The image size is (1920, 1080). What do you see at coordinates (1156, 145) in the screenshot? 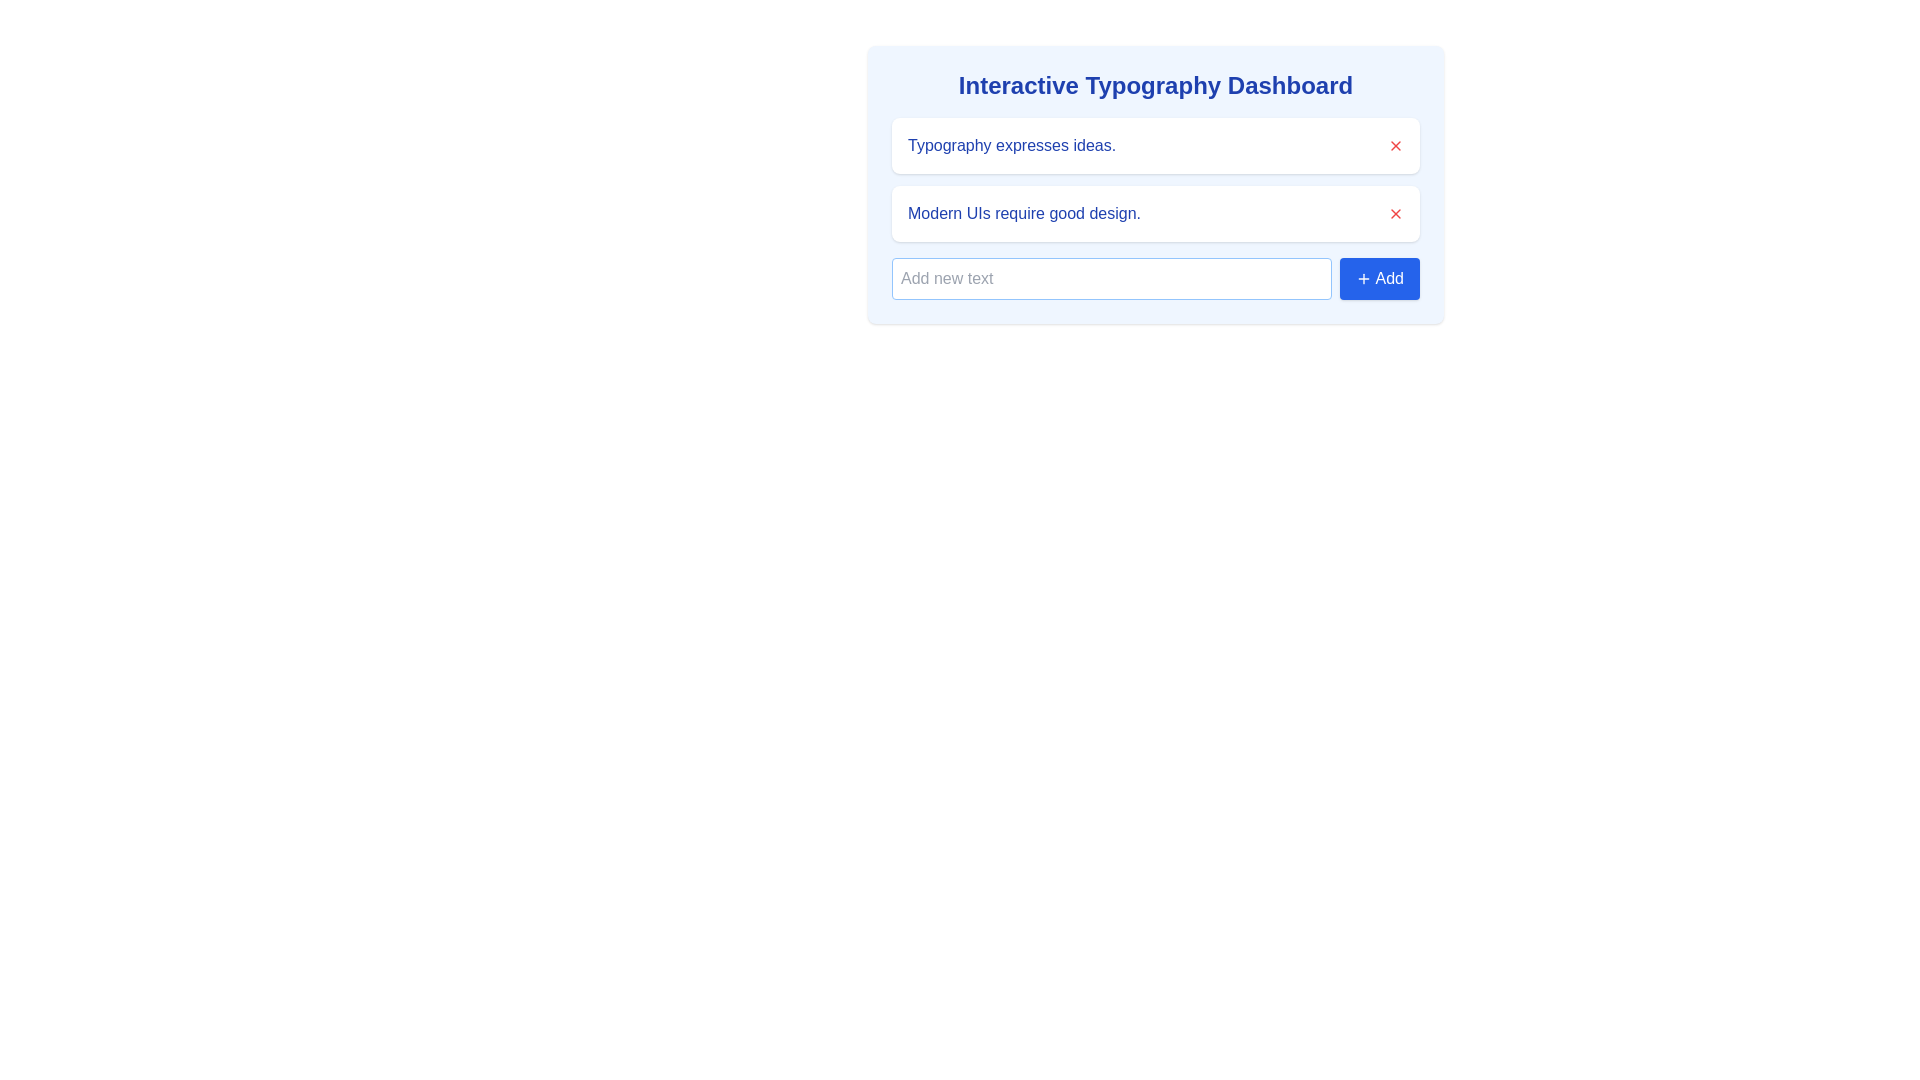
I see `the first list item with the text 'Typography expresses ideas.' and a red 'X' icon for removal` at bounding box center [1156, 145].